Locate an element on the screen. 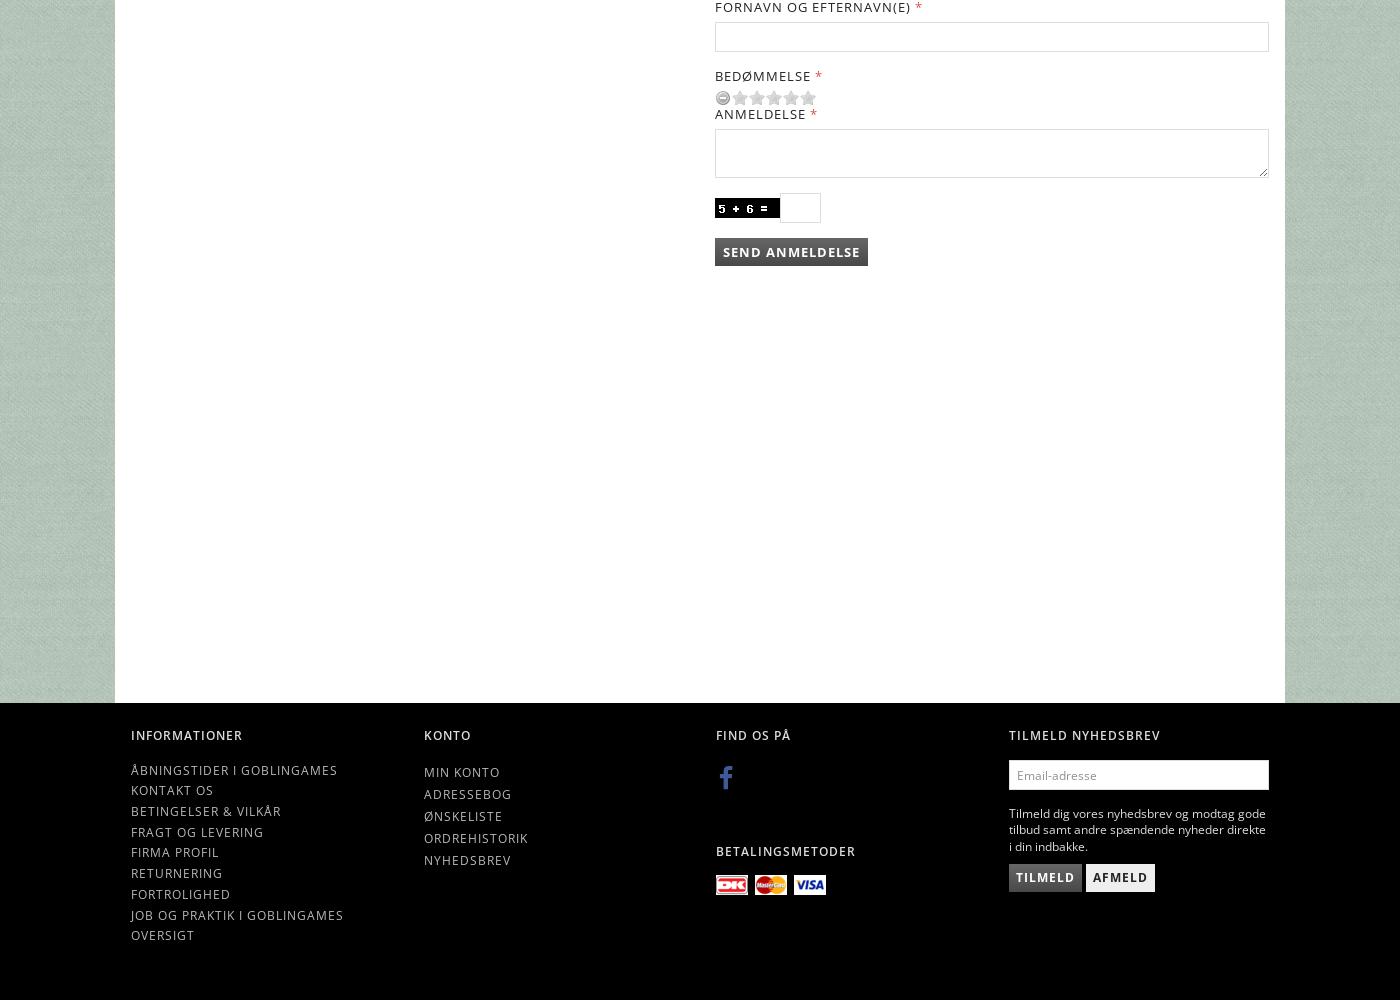 Image resolution: width=1400 pixels, height=1000 pixels. 'Konto' is located at coordinates (446, 733).